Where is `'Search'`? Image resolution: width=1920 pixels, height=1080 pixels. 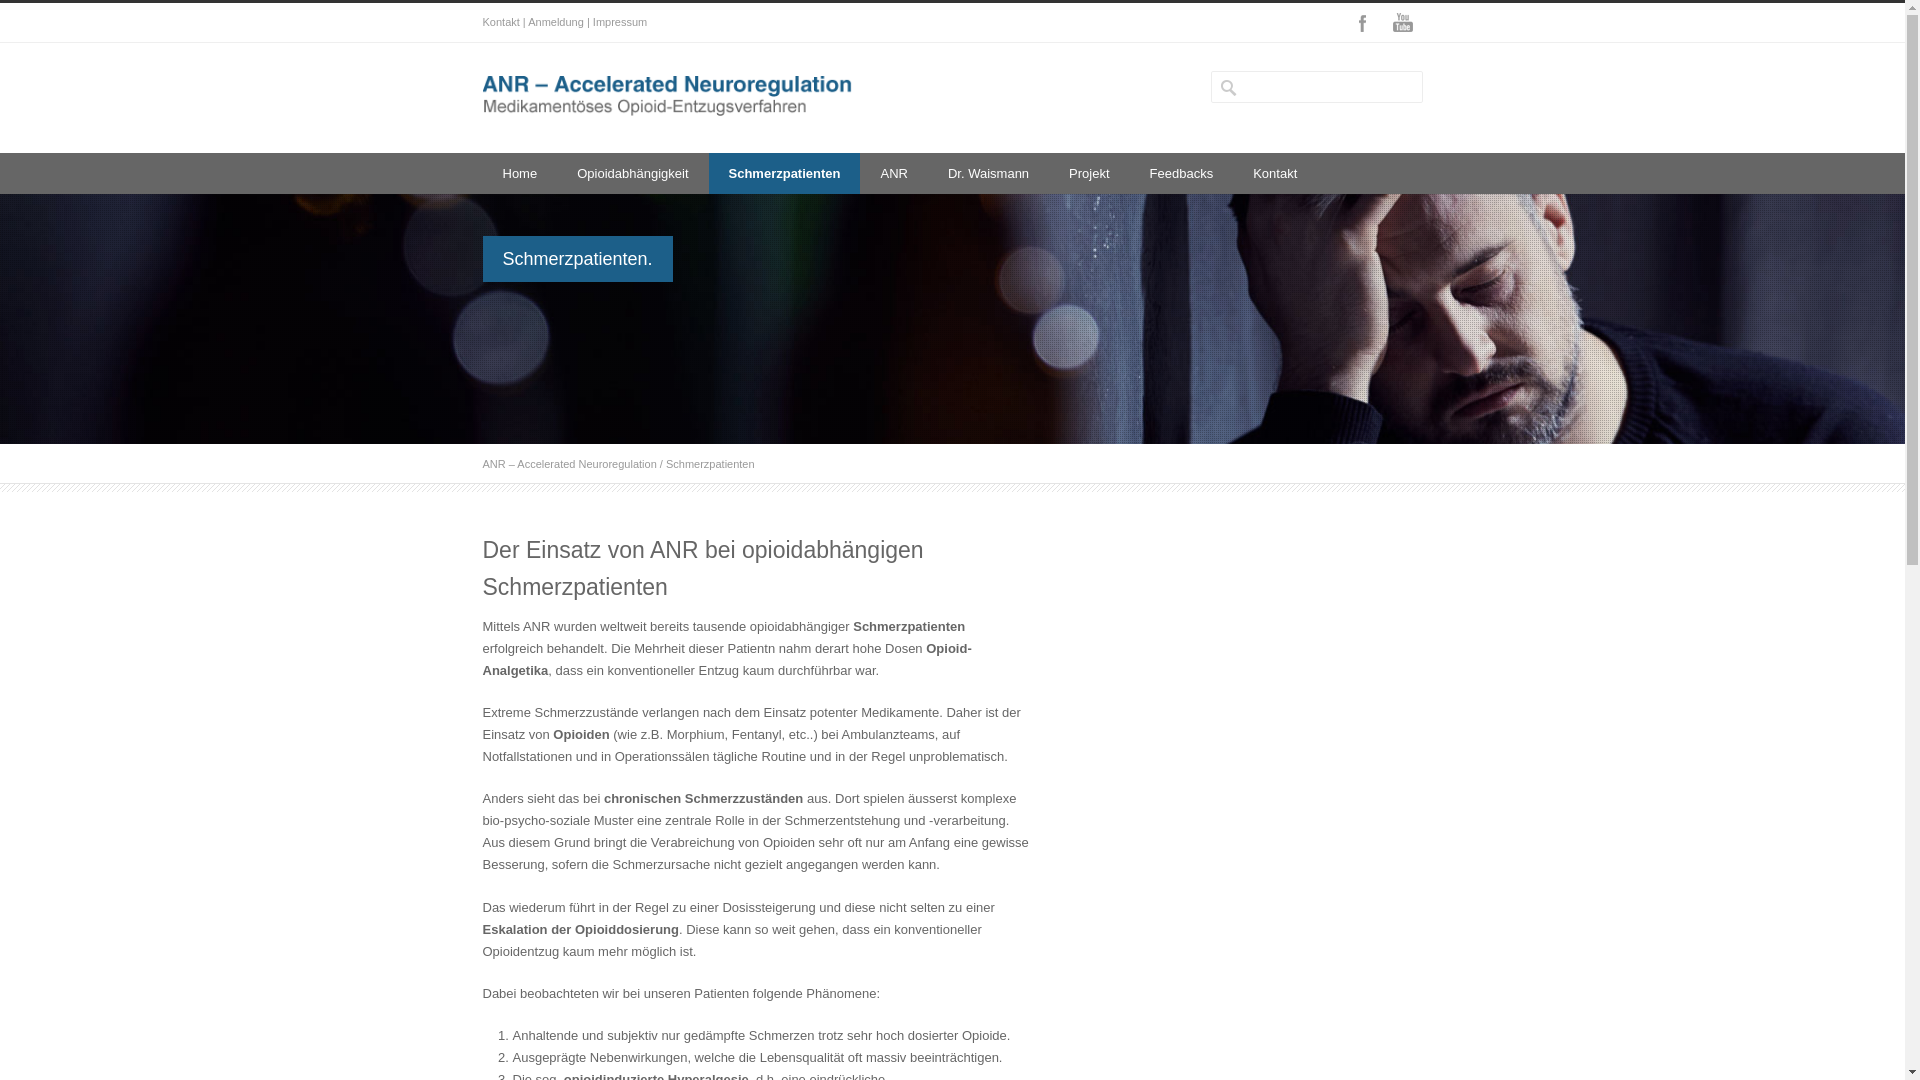
'Search' is located at coordinates (89, 15).